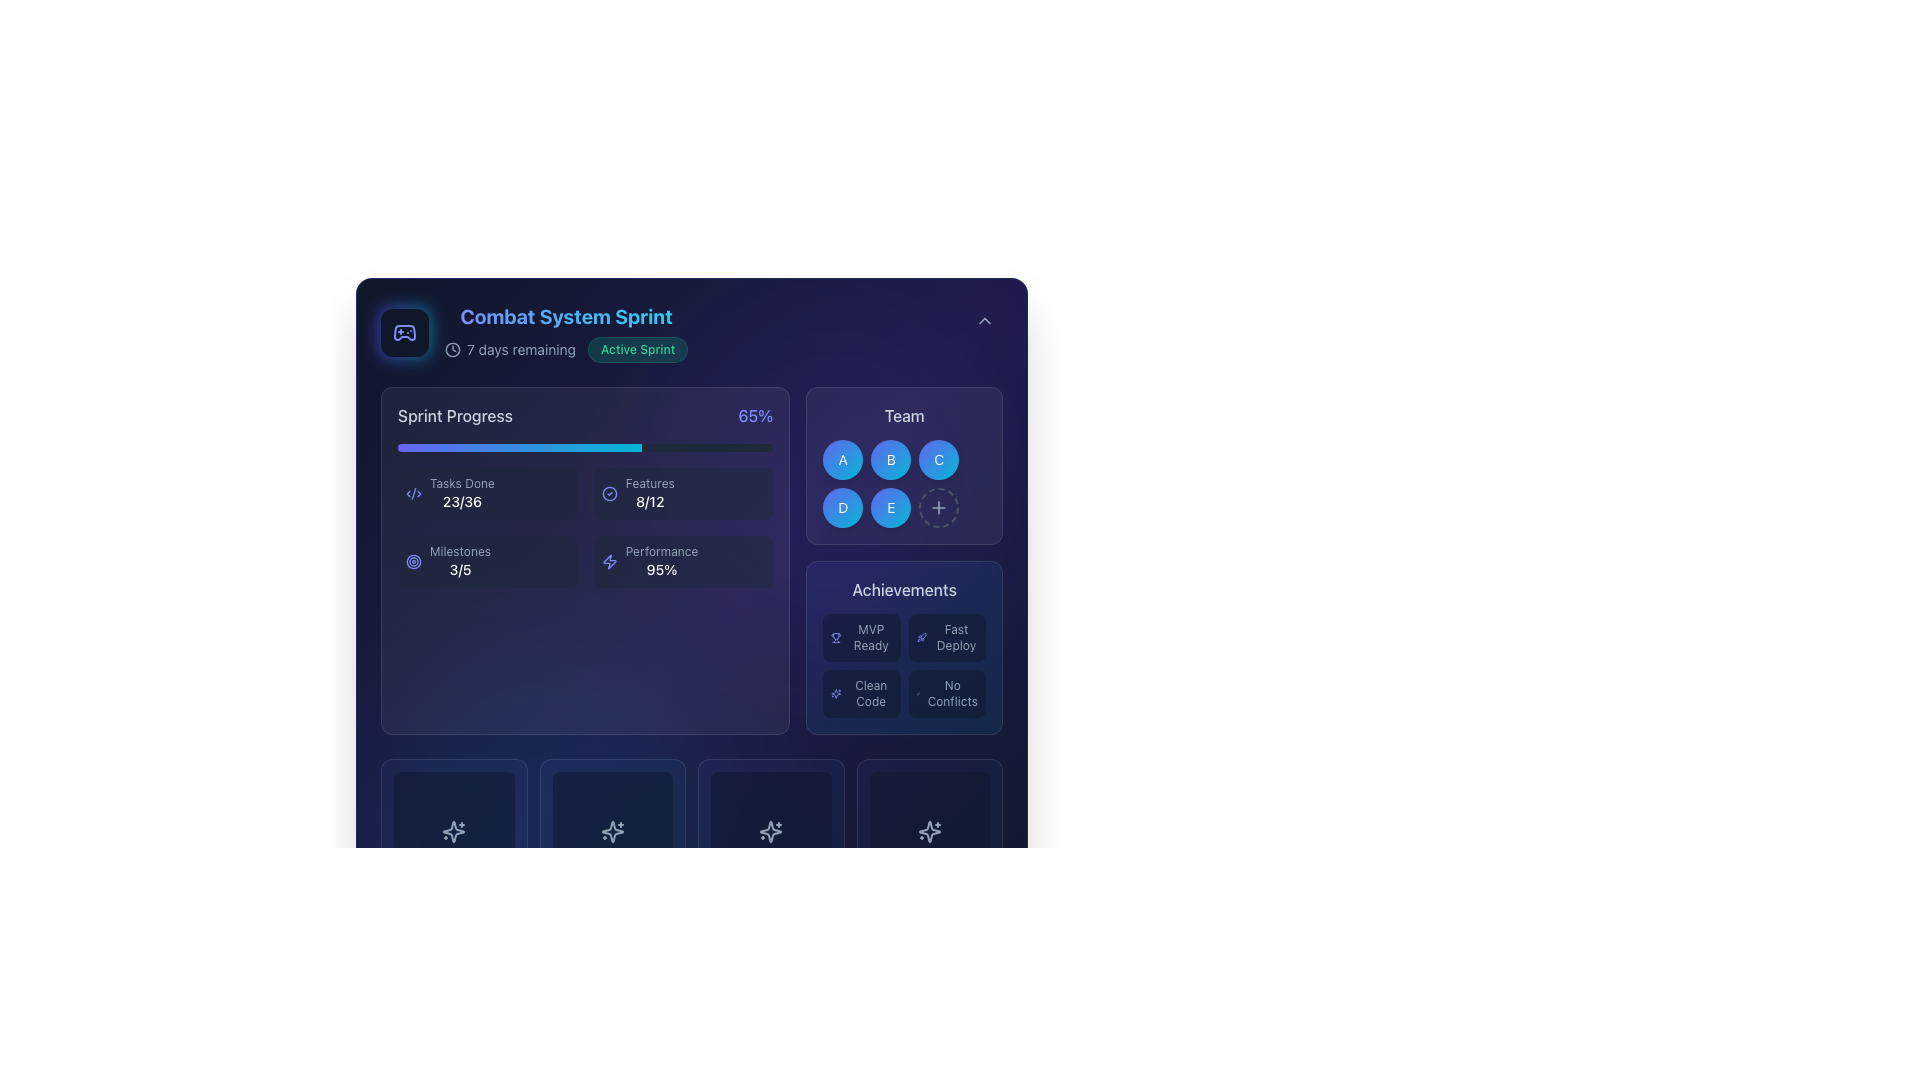 This screenshot has height=1080, width=1920. I want to click on the Text Display element that shows 'Milestones' and '3/5' in the Sprint Progress section, located below the 'Tasks Done' metric, so click(459, 562).